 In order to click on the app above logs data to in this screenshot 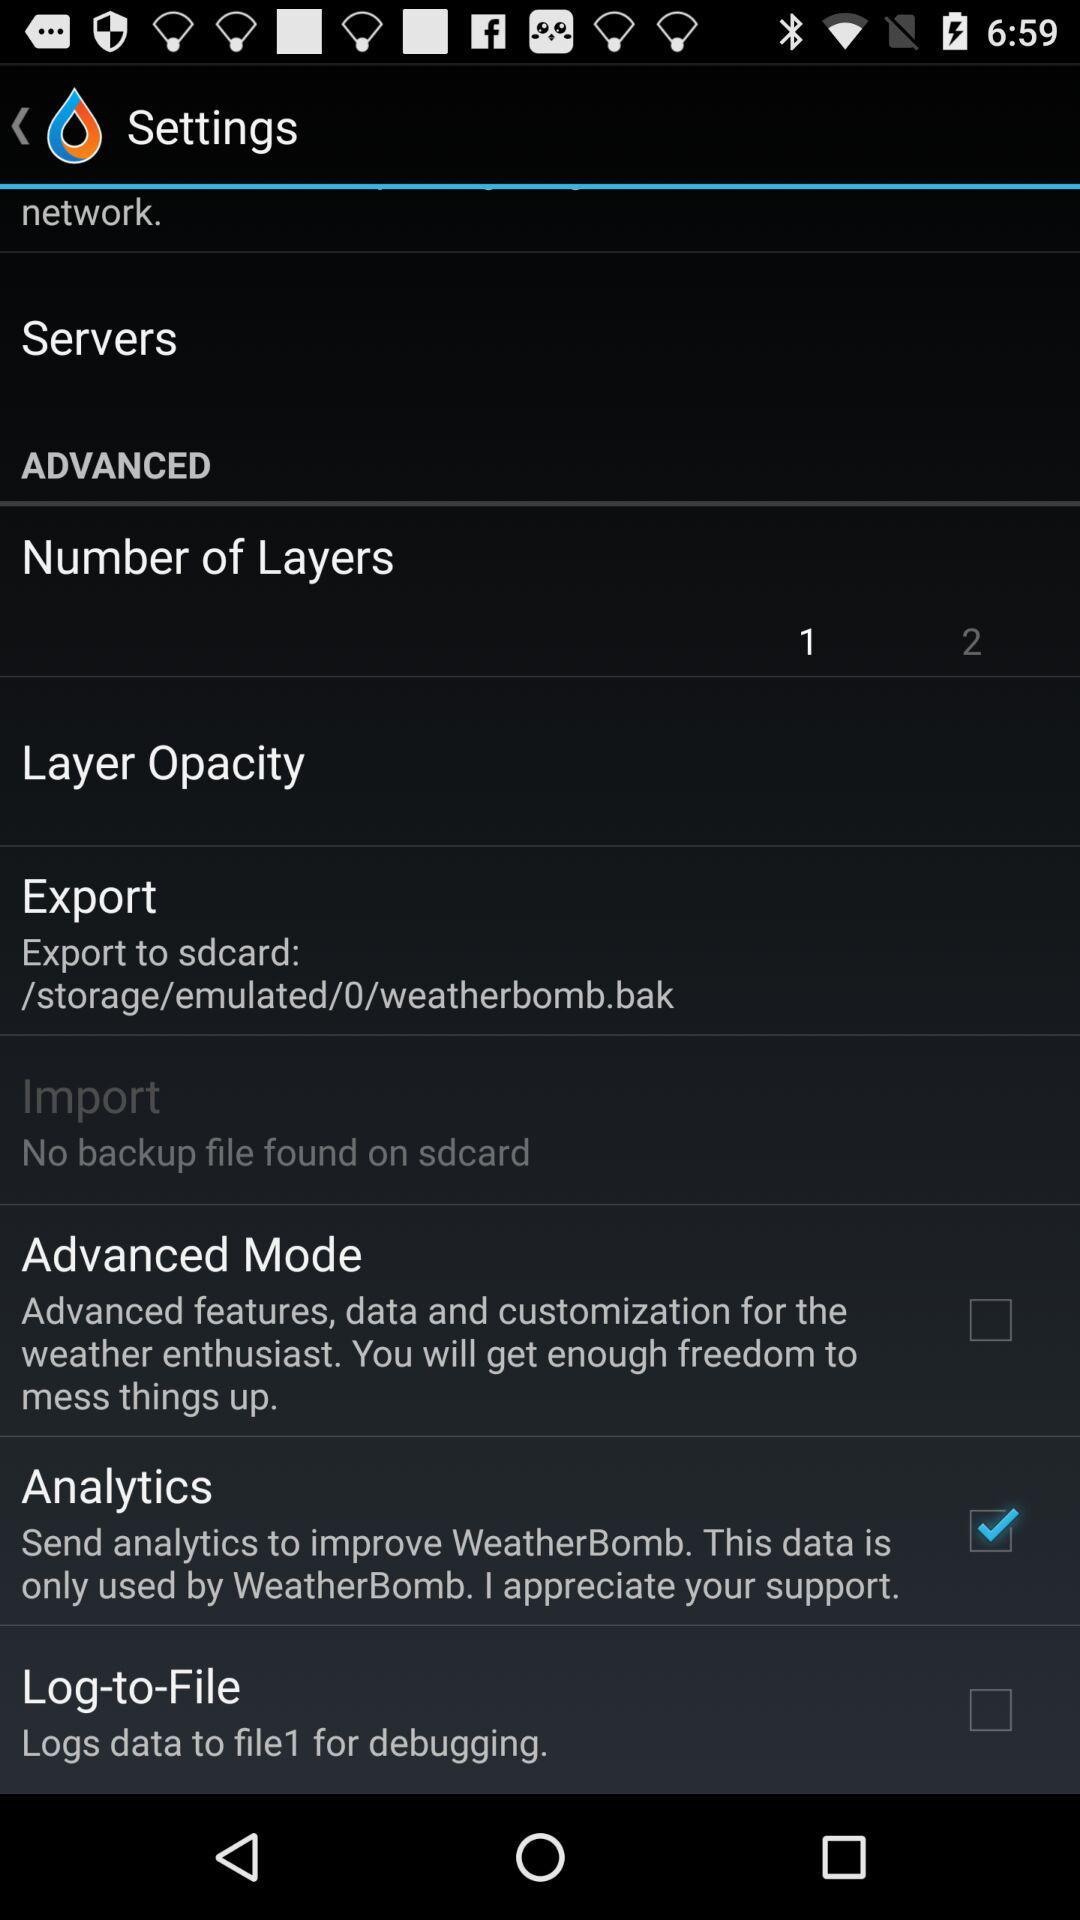, I will do `click(130, 1683)`.